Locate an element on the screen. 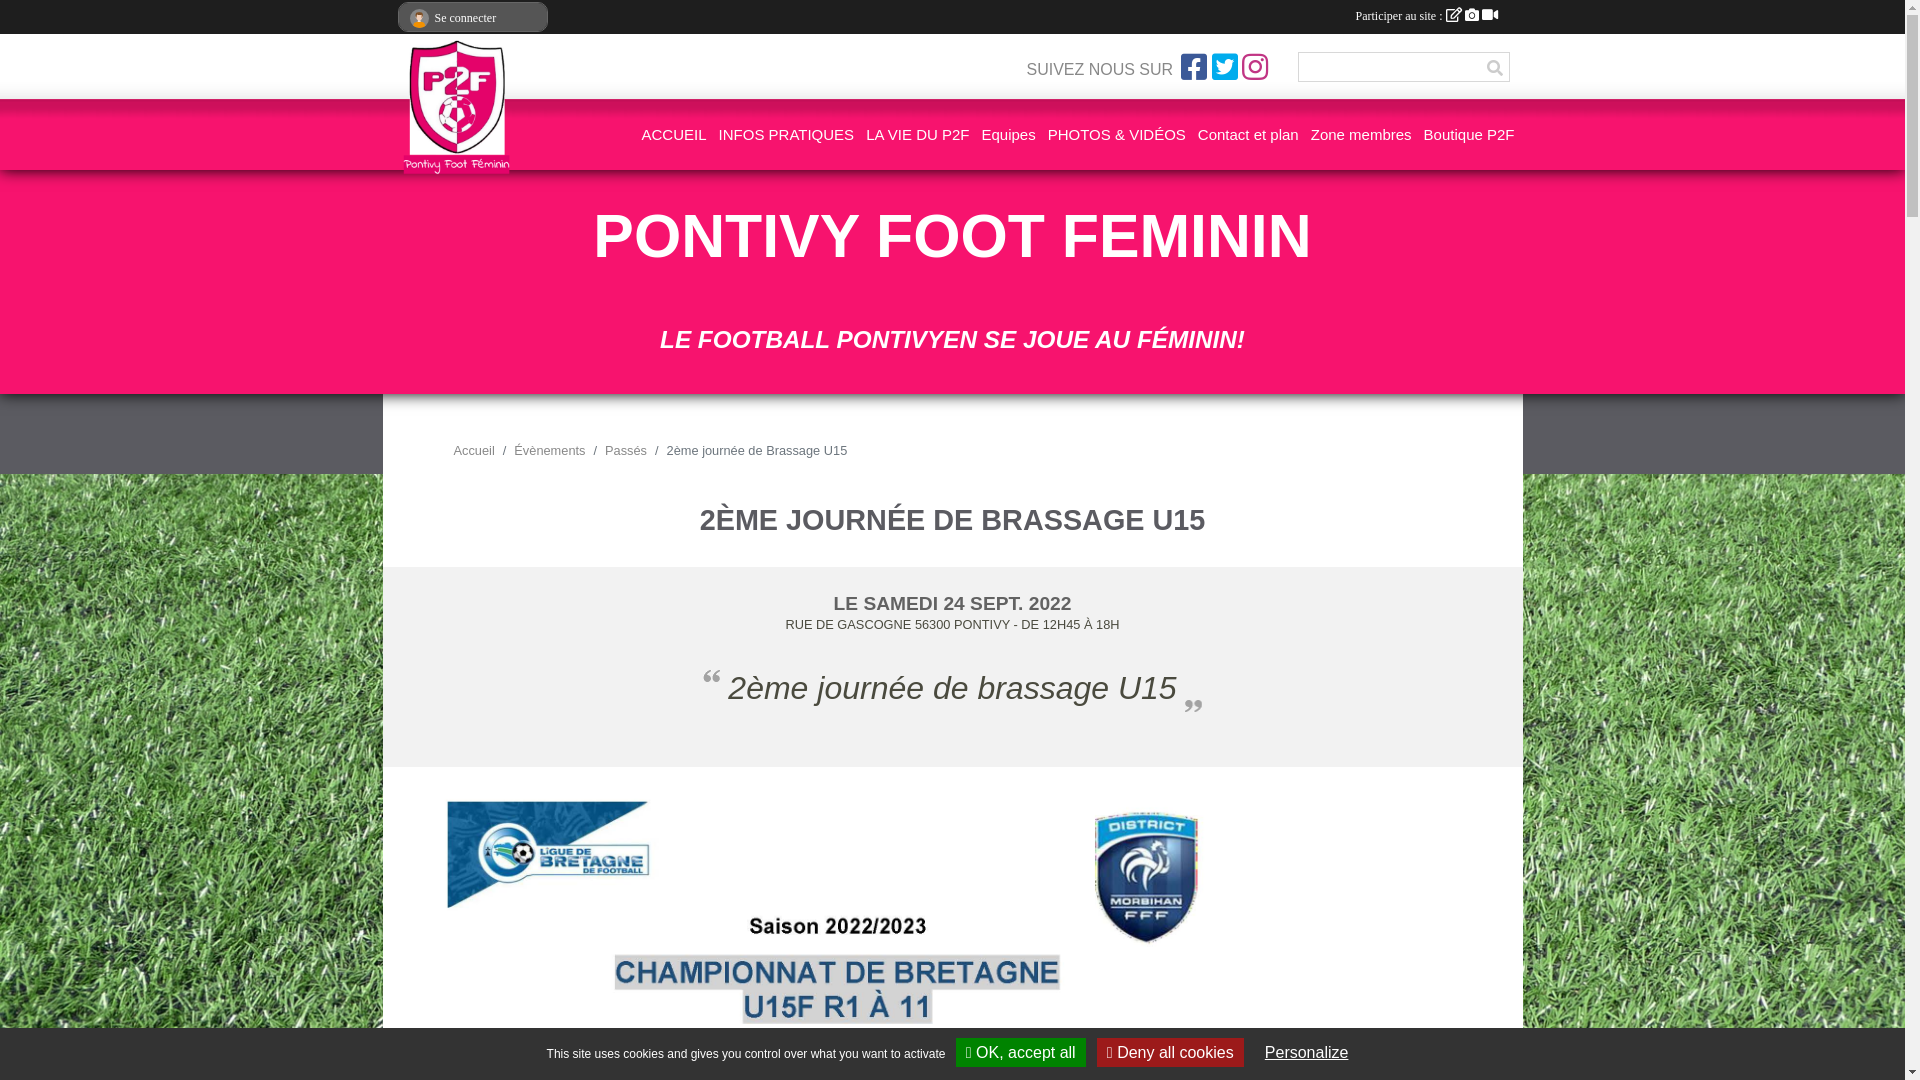 This screenshot has width=1920, height=1080. 'Compte Twitter de l'association' is located at coordinates (1210, 65).